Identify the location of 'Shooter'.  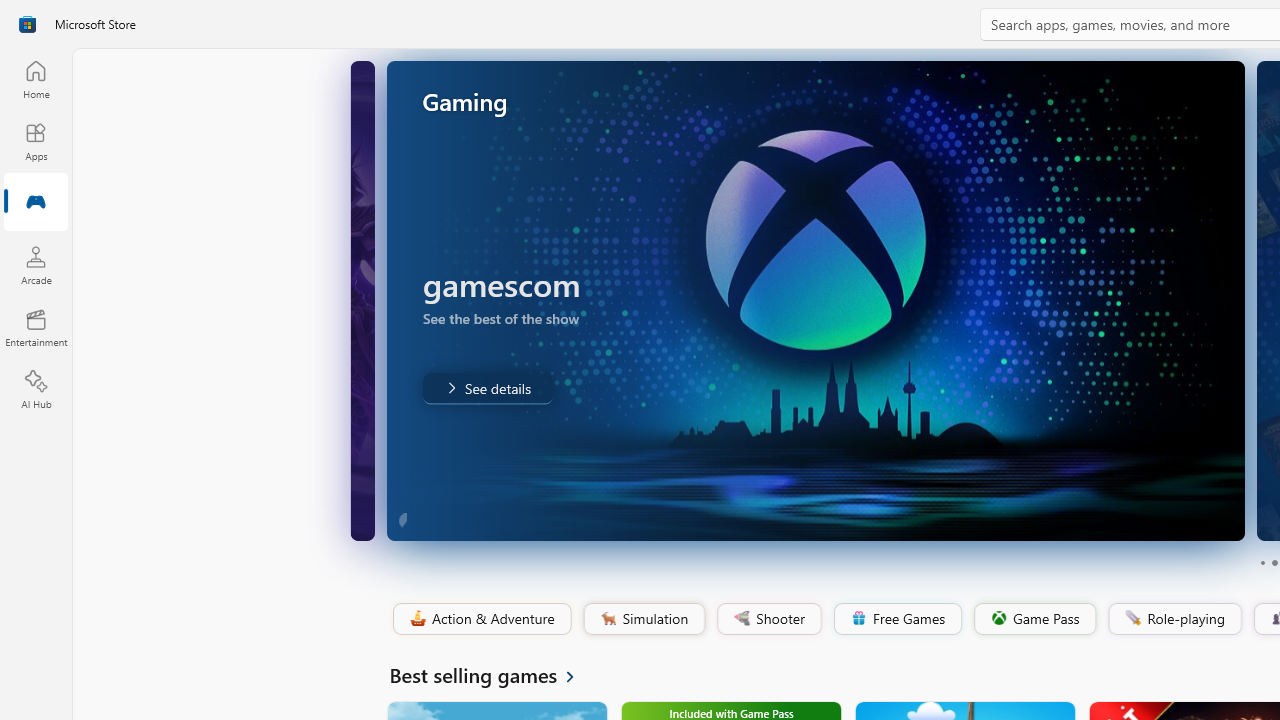
(767, 618).